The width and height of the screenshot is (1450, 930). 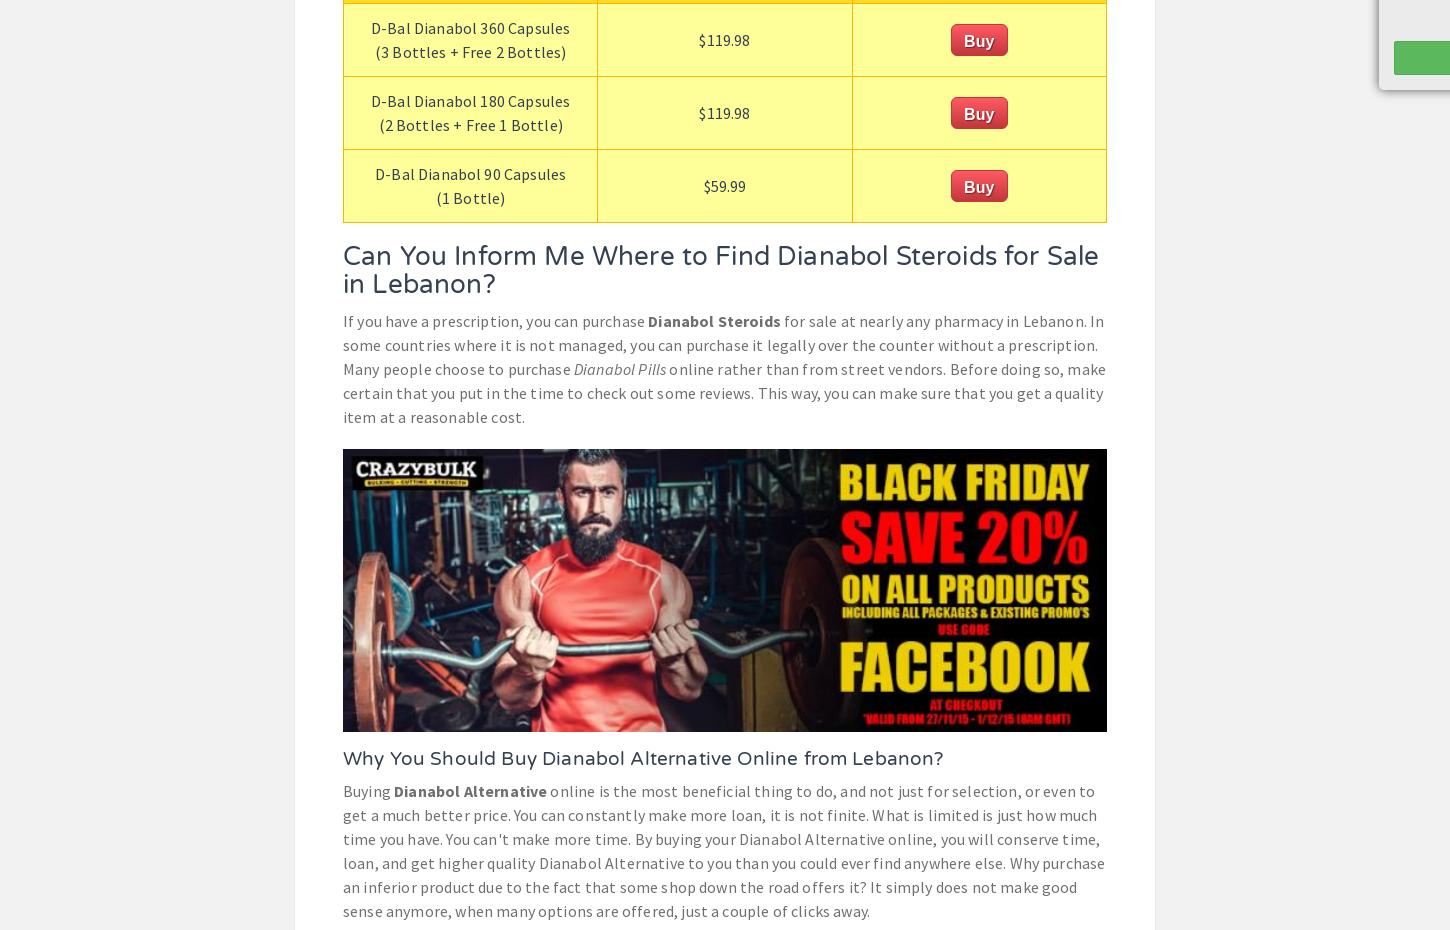 What do you see at coordinates (469, 25) in the screenshot?
I see `'D-Bal Dianabol 360 Capsules'` at bounding box center [469, 25].